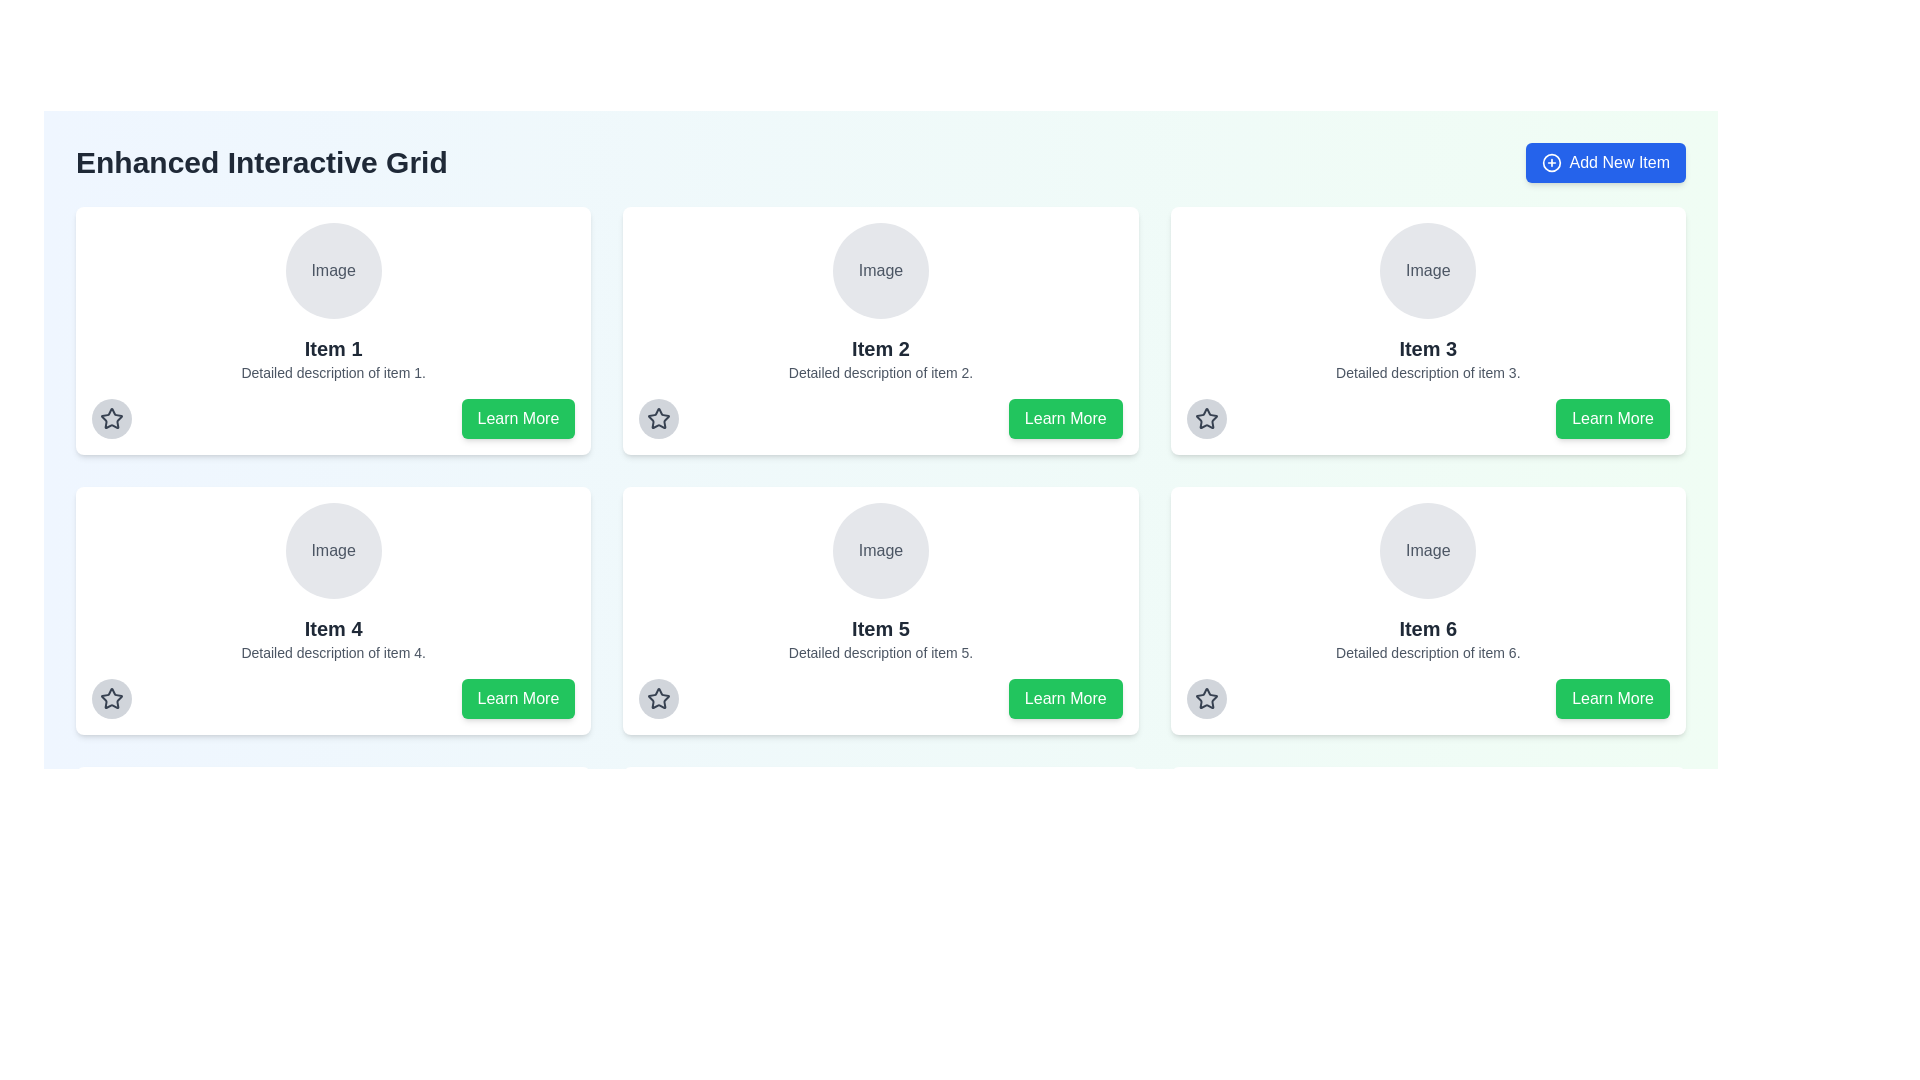 The image size is (1920, 1080). I want to click on the favorite button (star) located at the bottom-left corner of card number 3, so click(1205, 418).